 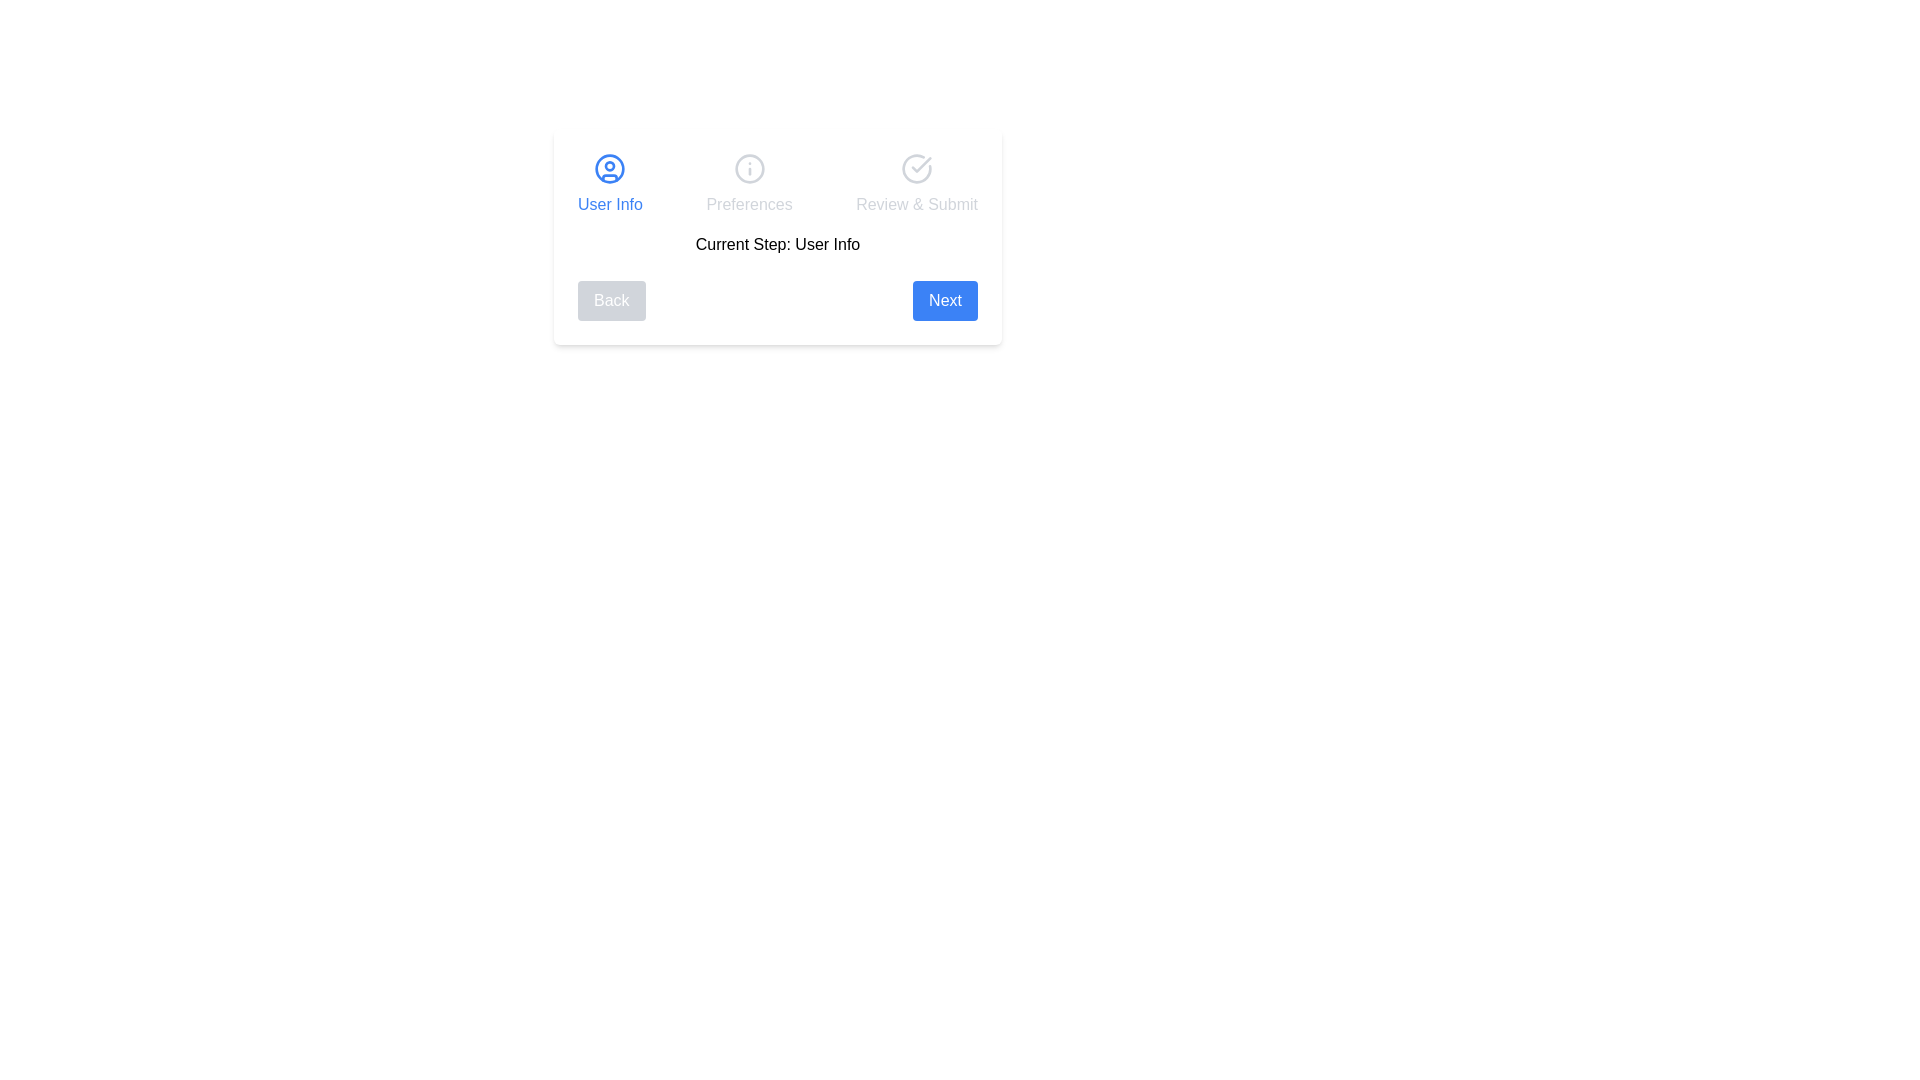 What do you see at coordinates (944, 300) in the screenshot?
I see `the 'Next' button to proceed to the next step` at bounding box center [944, 300].